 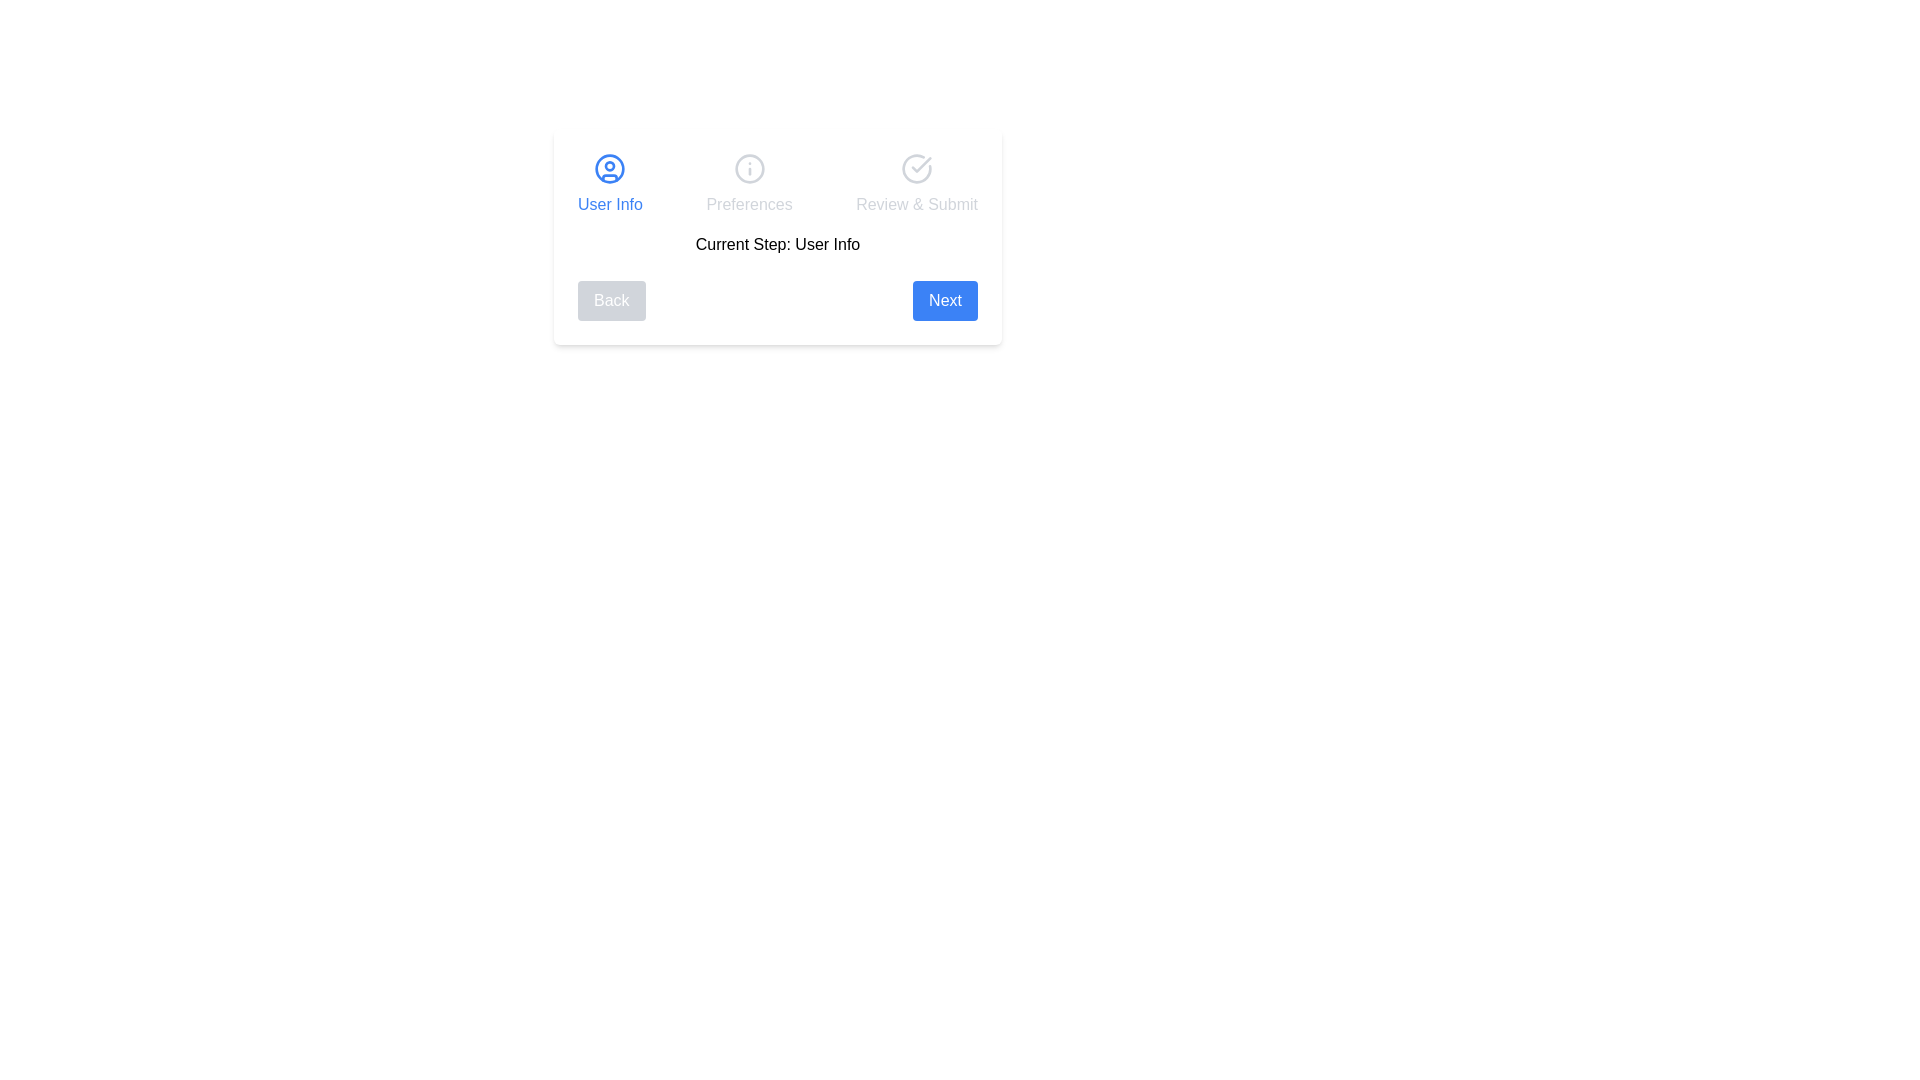 What do you see at coordinates (944, 300) in the screenshot?
I see `the 'Next' button to proceed to the next step` at bounding box center [944, 300].